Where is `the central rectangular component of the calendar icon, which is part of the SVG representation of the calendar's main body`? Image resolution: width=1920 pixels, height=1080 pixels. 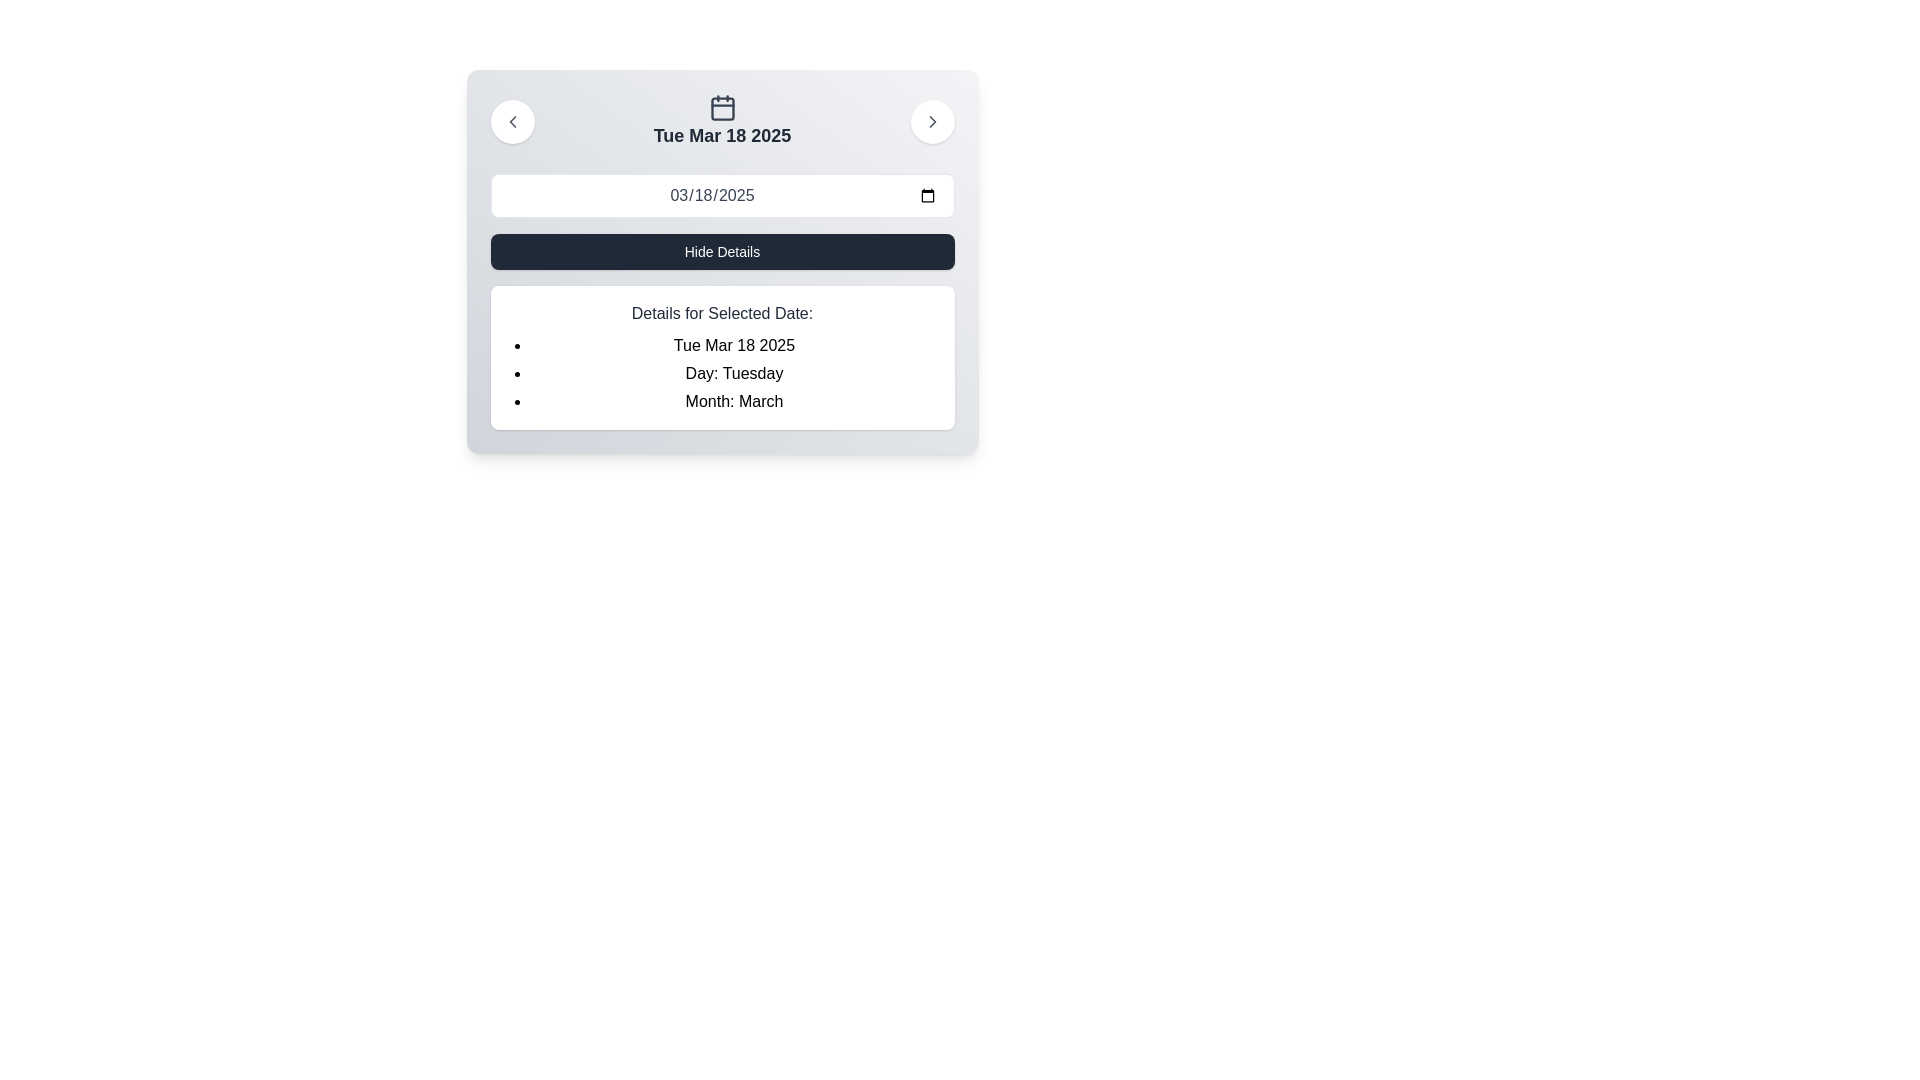
the central rectangular component of the calendar icon, which is part of the SVG representation of the calendar's main body is located at coordinates (721, 109).